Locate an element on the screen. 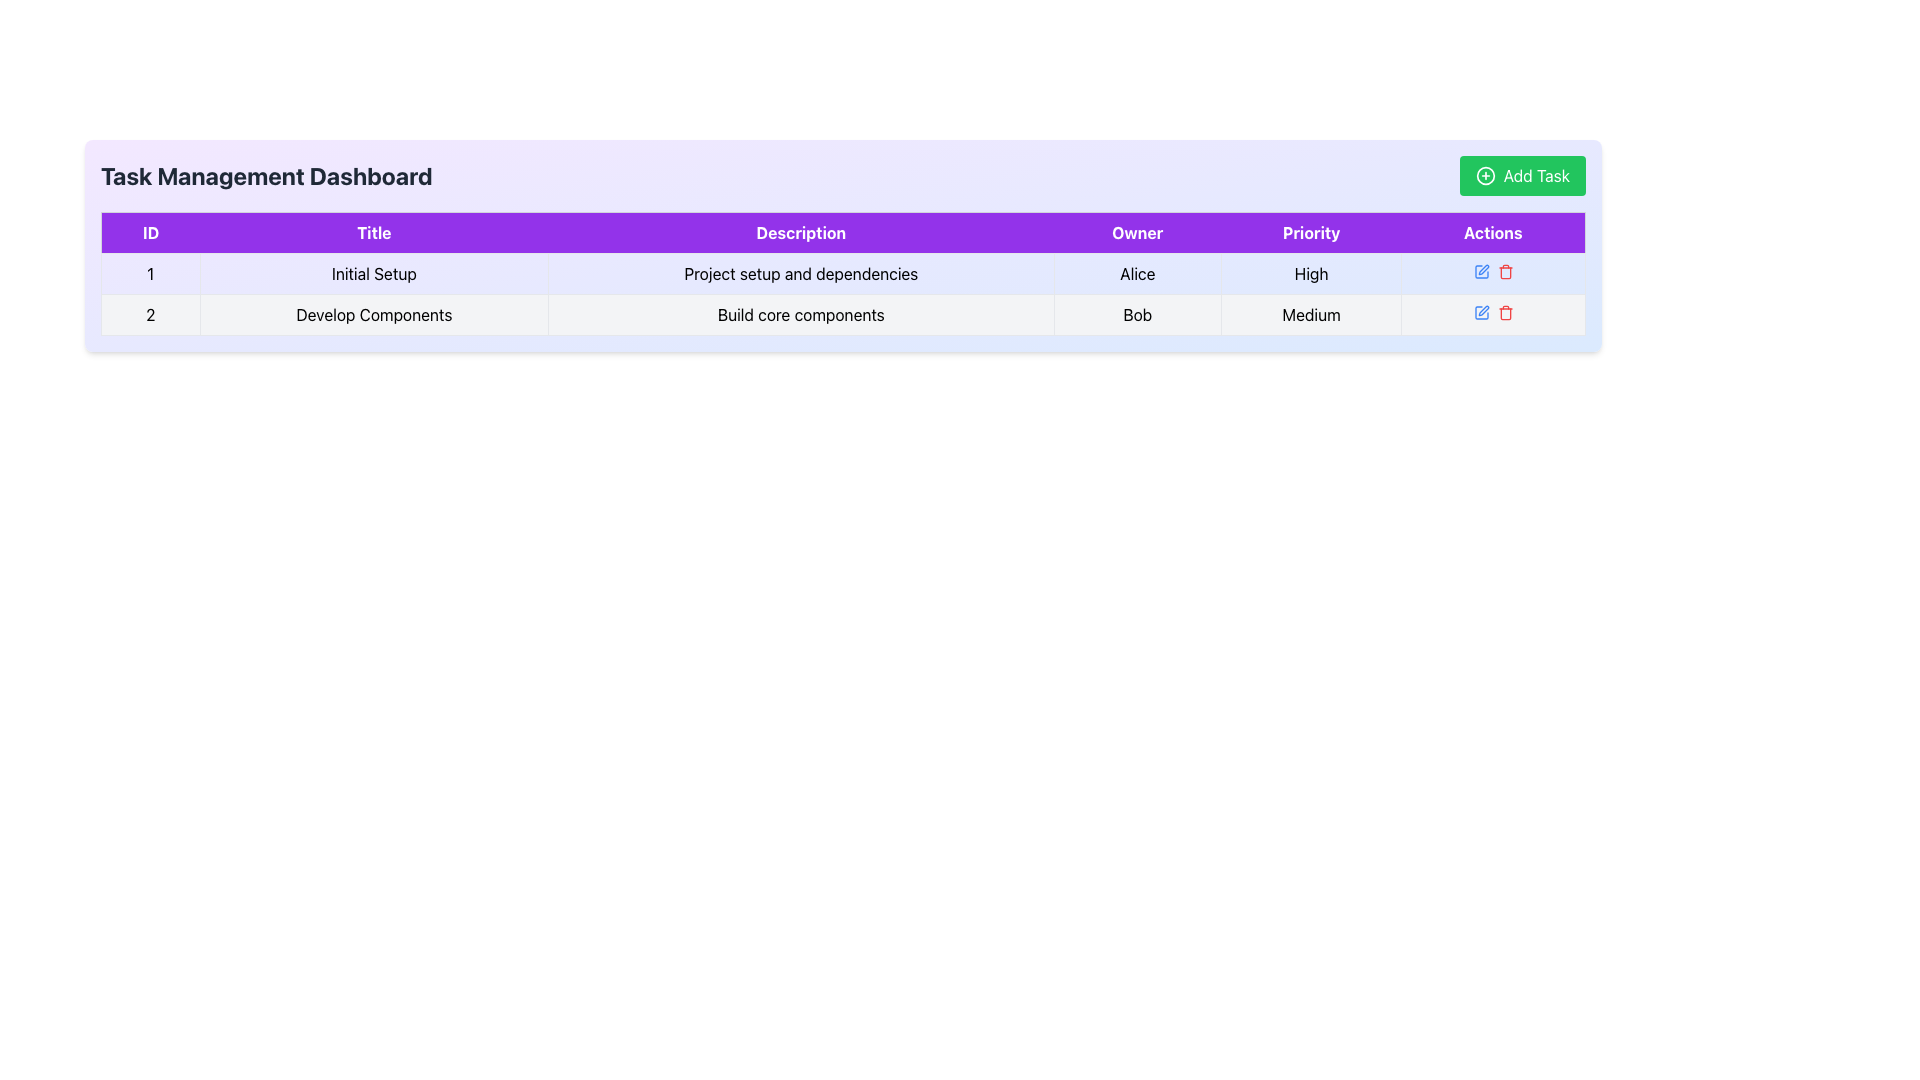  the circular icon with a plus sign located in the top-right corner of the interface is located at coordinates (1485, 175).